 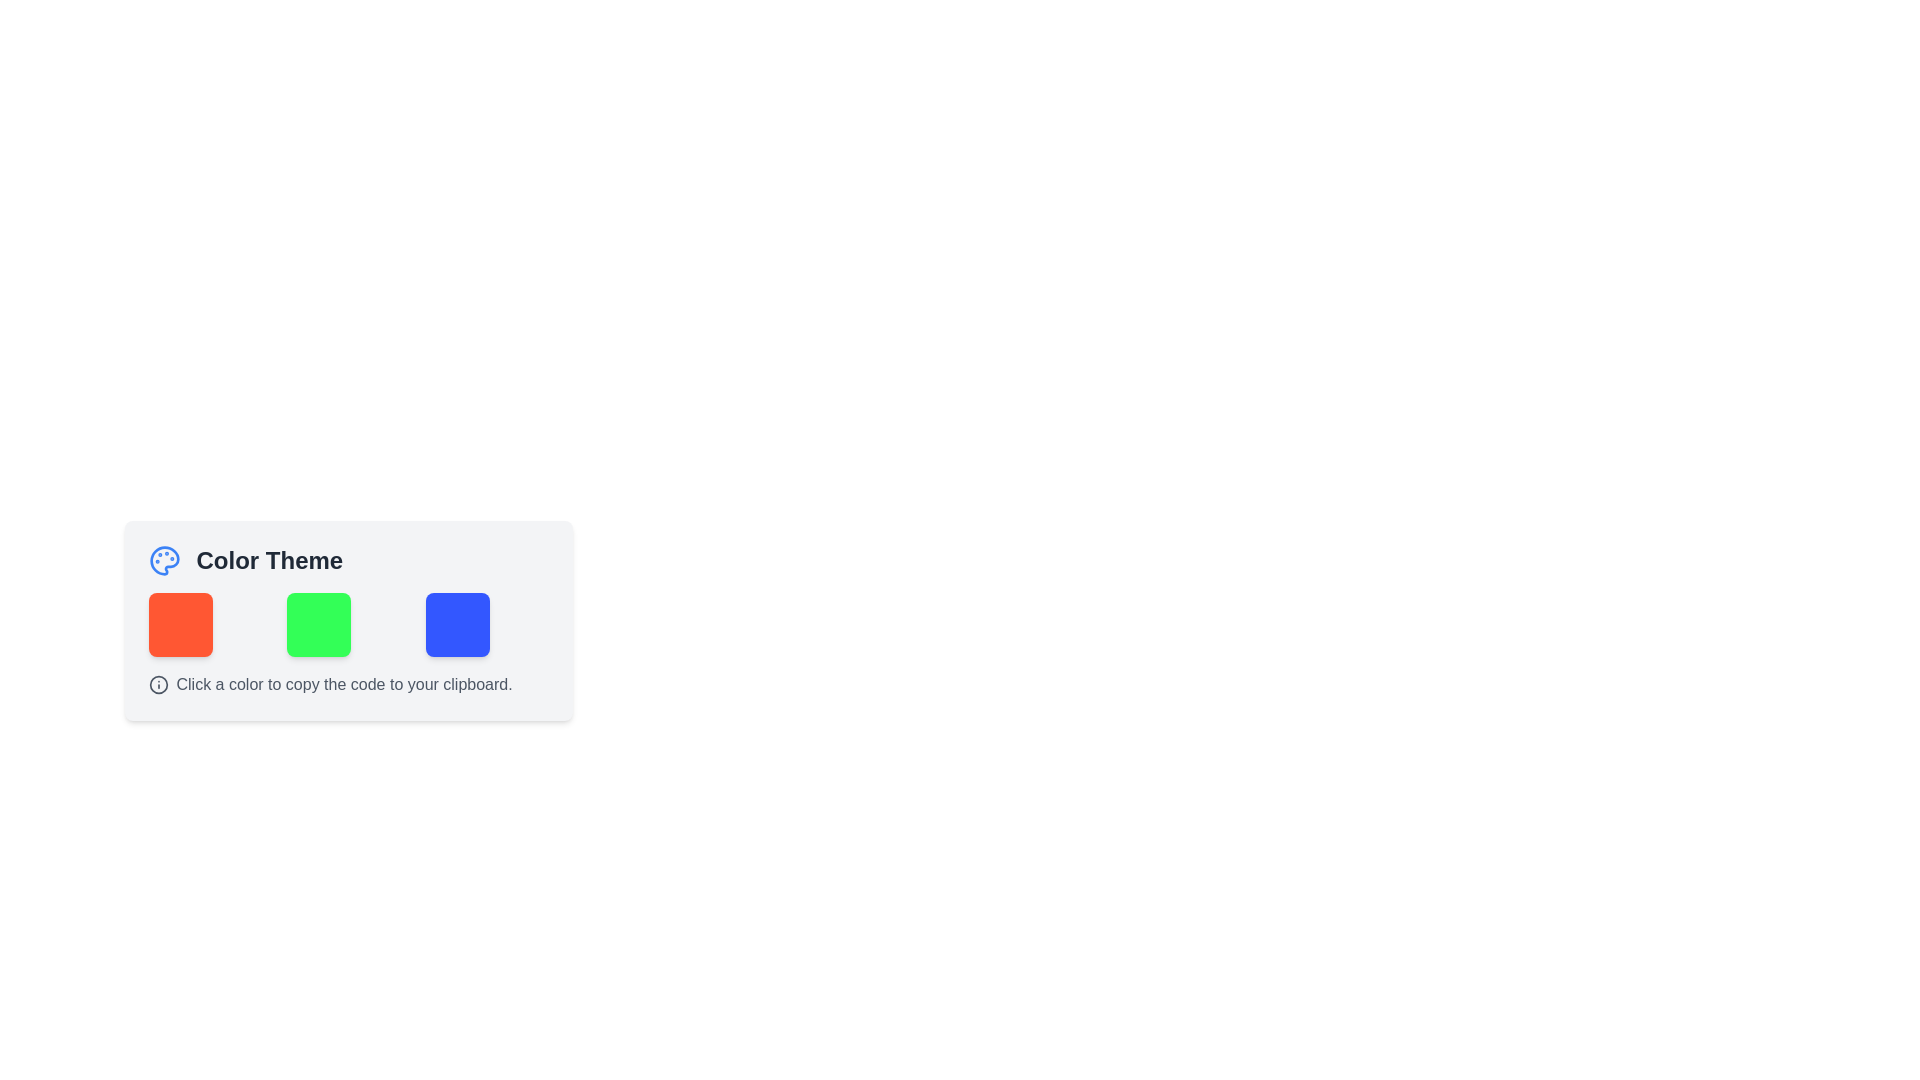 I want to click on the green Interactive Color Box with rounded borders and shadow effect, so click(x=318, y=623).